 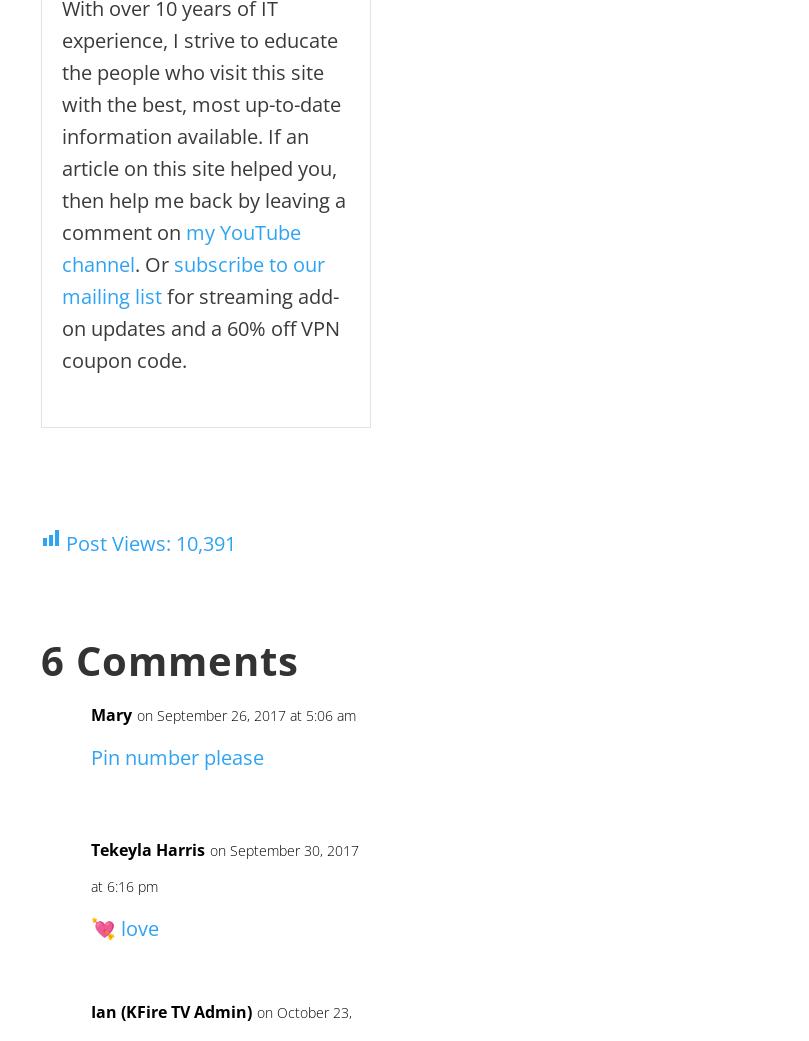 What do you see at coordinates (200, 328) in the screenshot?
I see `'for streaming add-on updates and a 60% off VPN coupon code.'` at bounding box center [200, 328].